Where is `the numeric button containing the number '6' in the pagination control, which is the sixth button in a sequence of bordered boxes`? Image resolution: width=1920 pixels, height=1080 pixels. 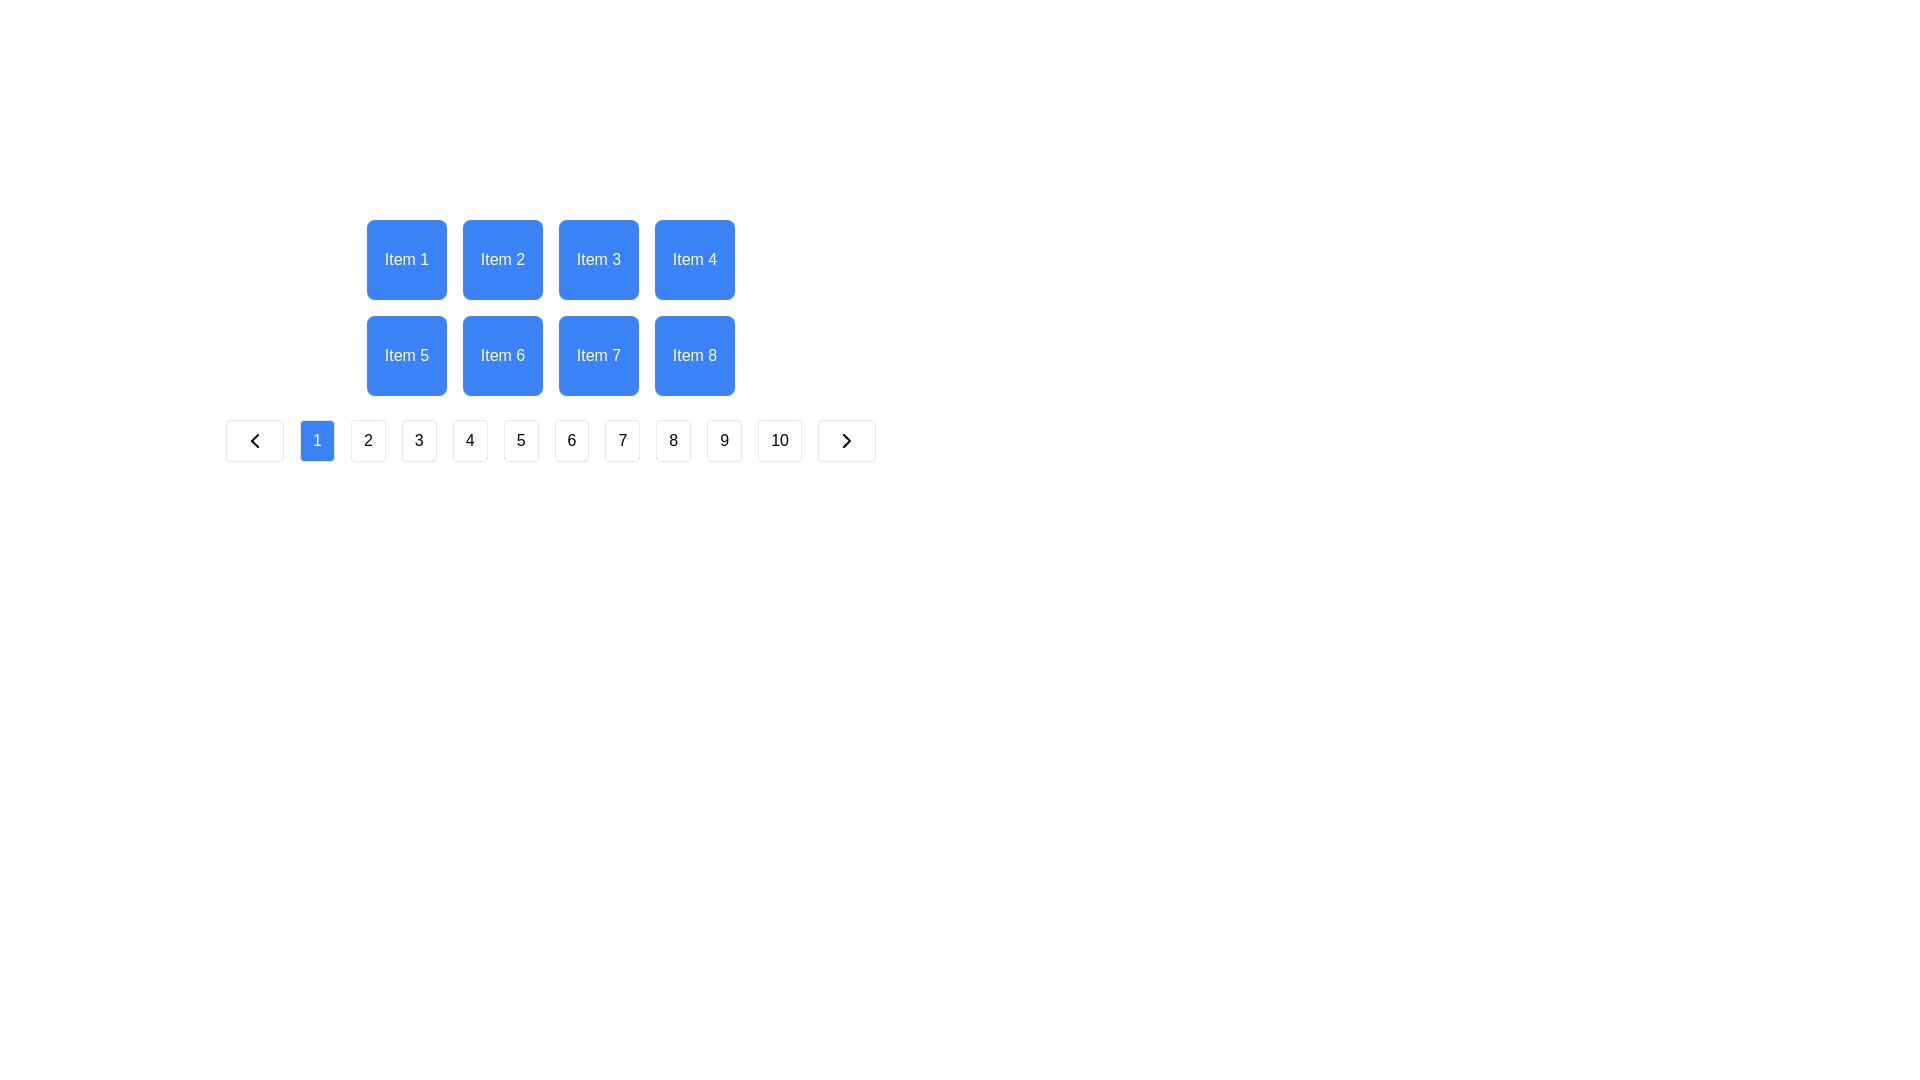 the numeric button containing the number '6' in the pagination control, which is the sixth button in a sequence of bordered boxes is located at coordinates (551, 439).